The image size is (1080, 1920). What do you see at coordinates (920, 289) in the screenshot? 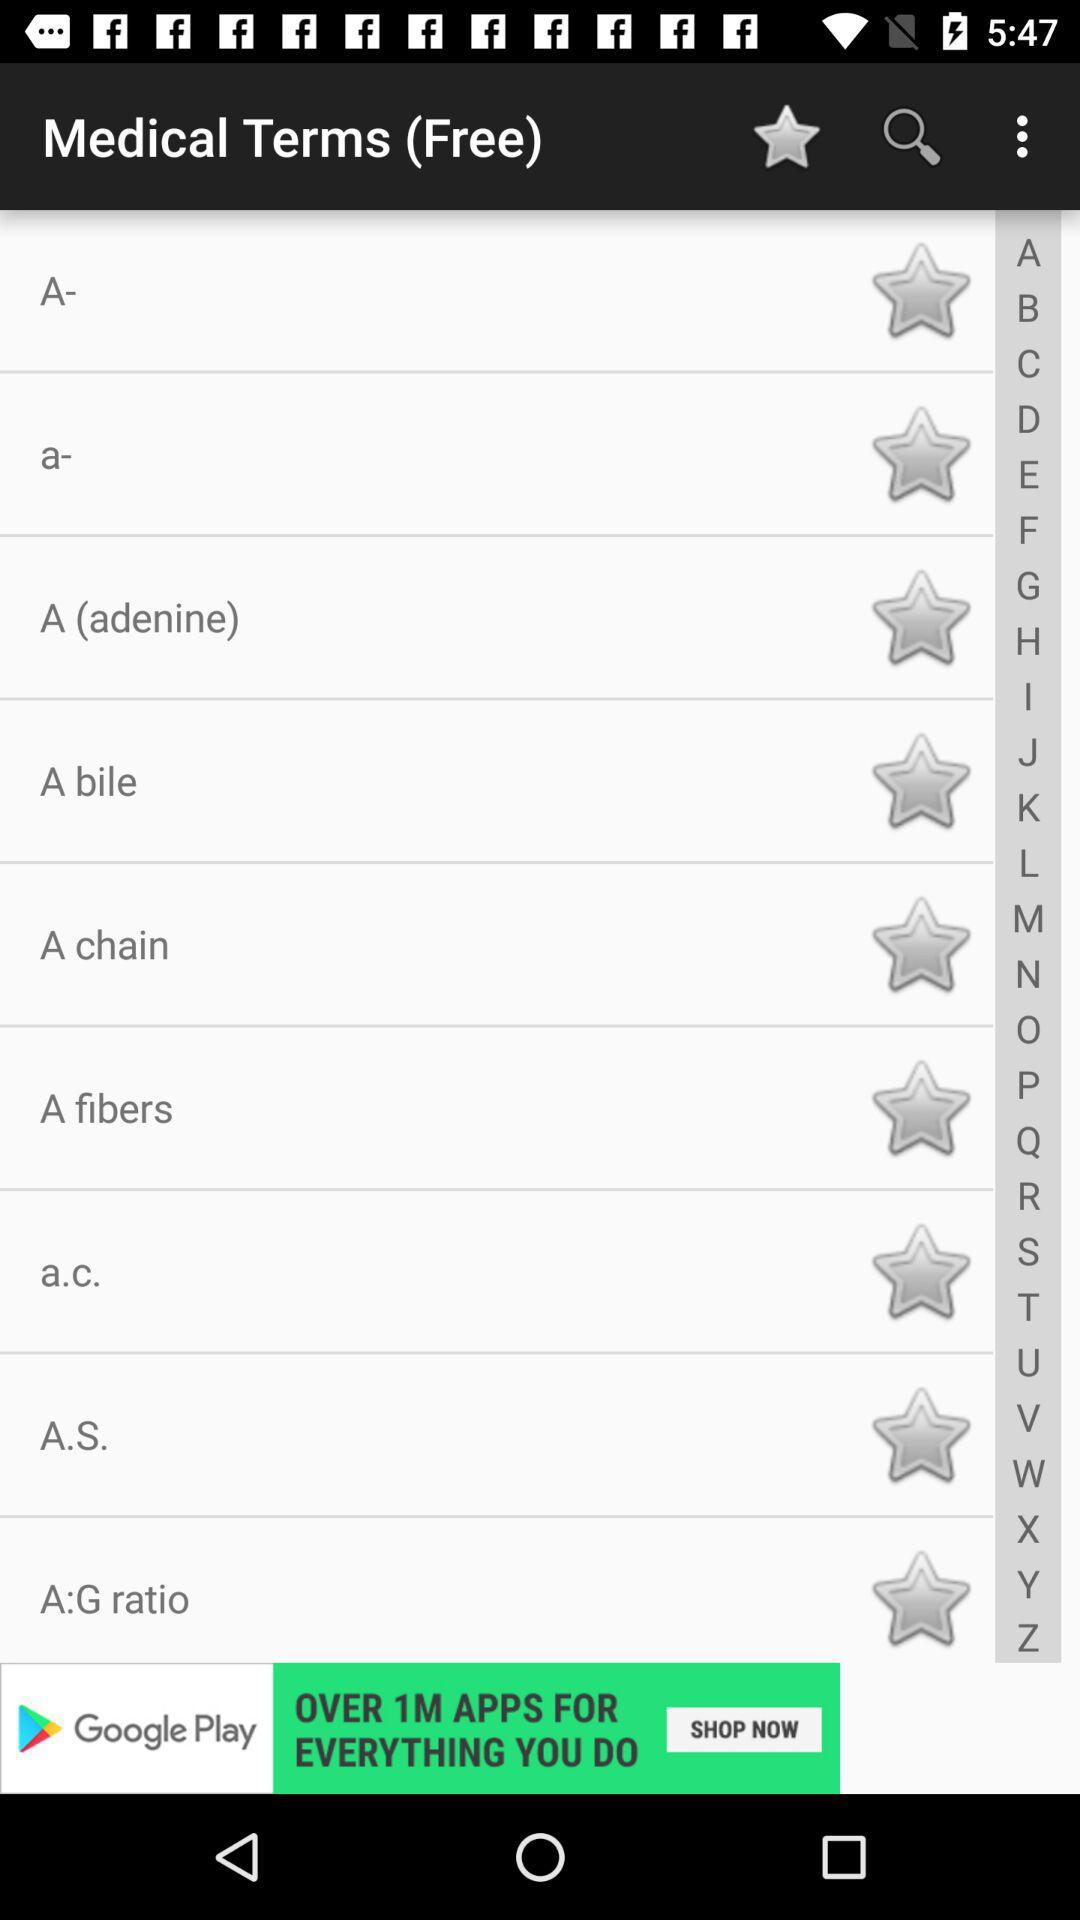
I see `bookmark` at bounding box center [920, 289].